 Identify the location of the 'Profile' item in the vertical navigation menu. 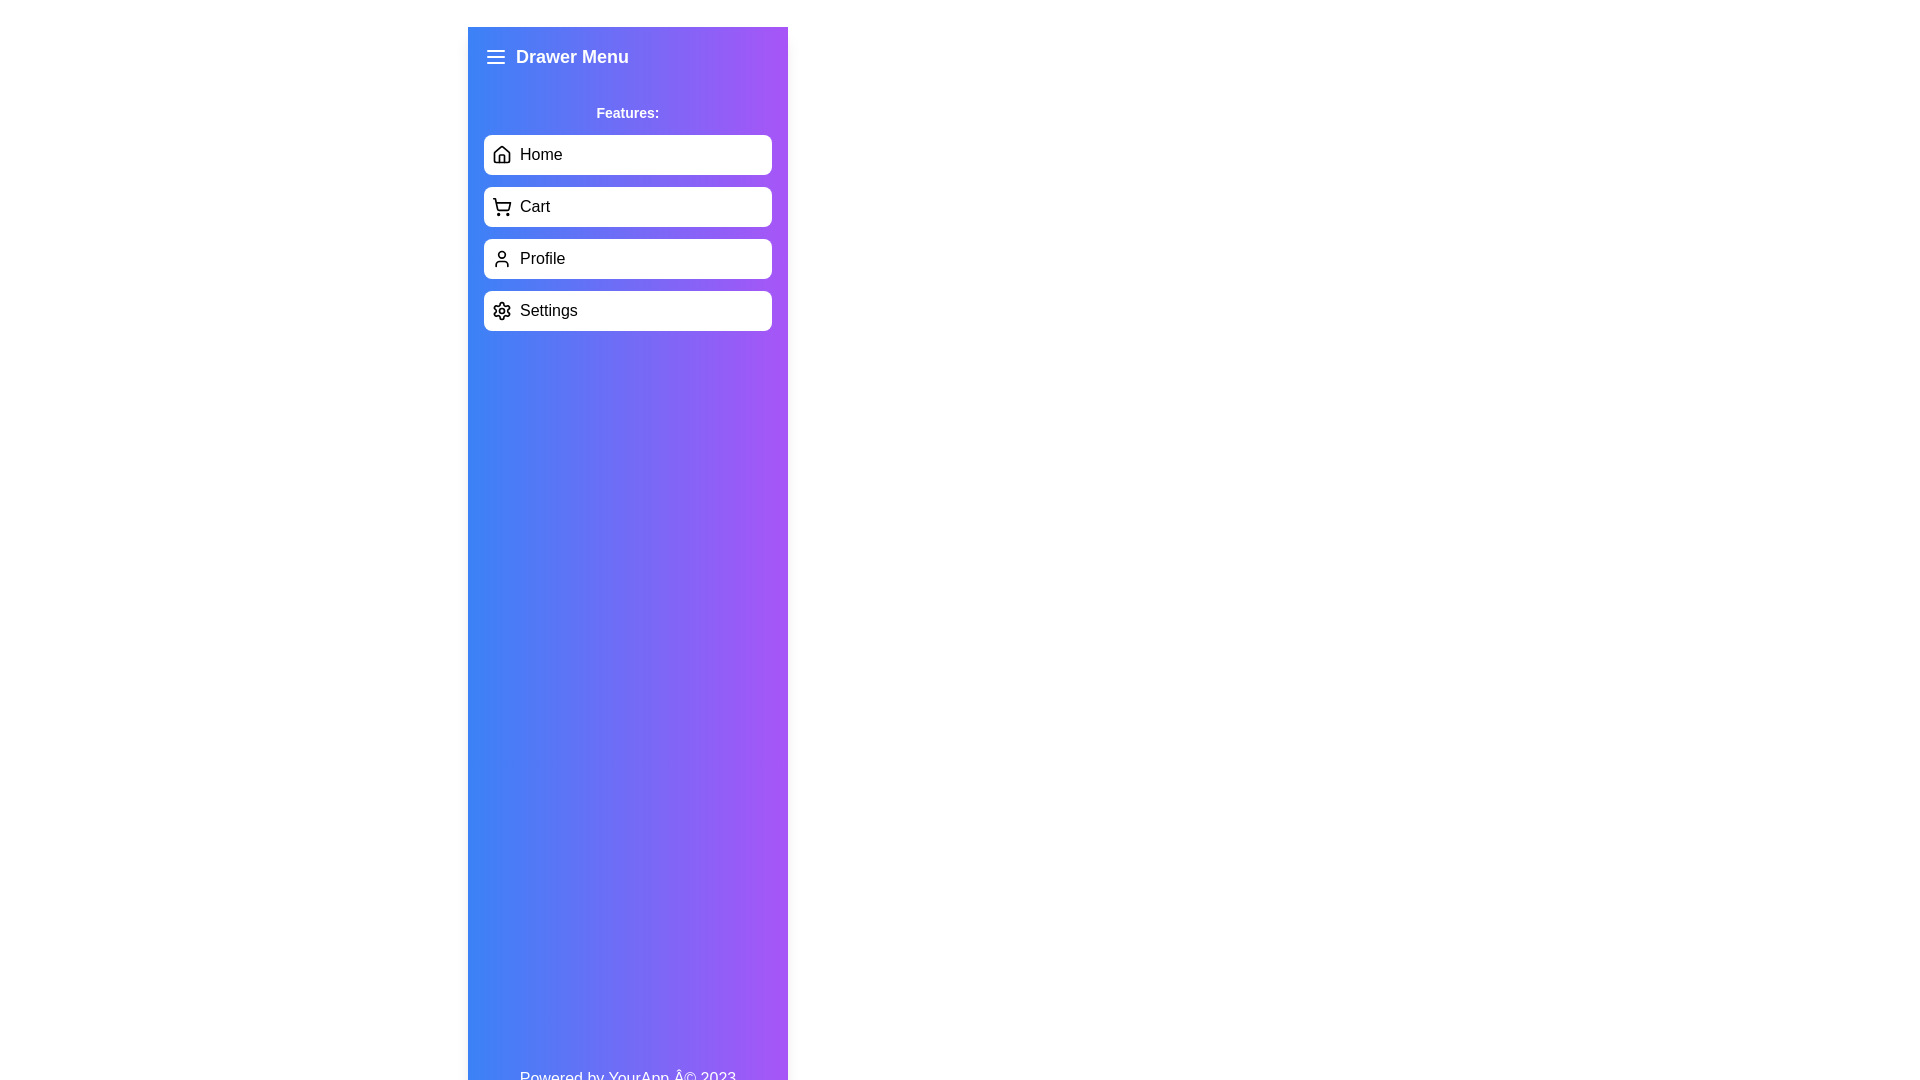
(627, 231).